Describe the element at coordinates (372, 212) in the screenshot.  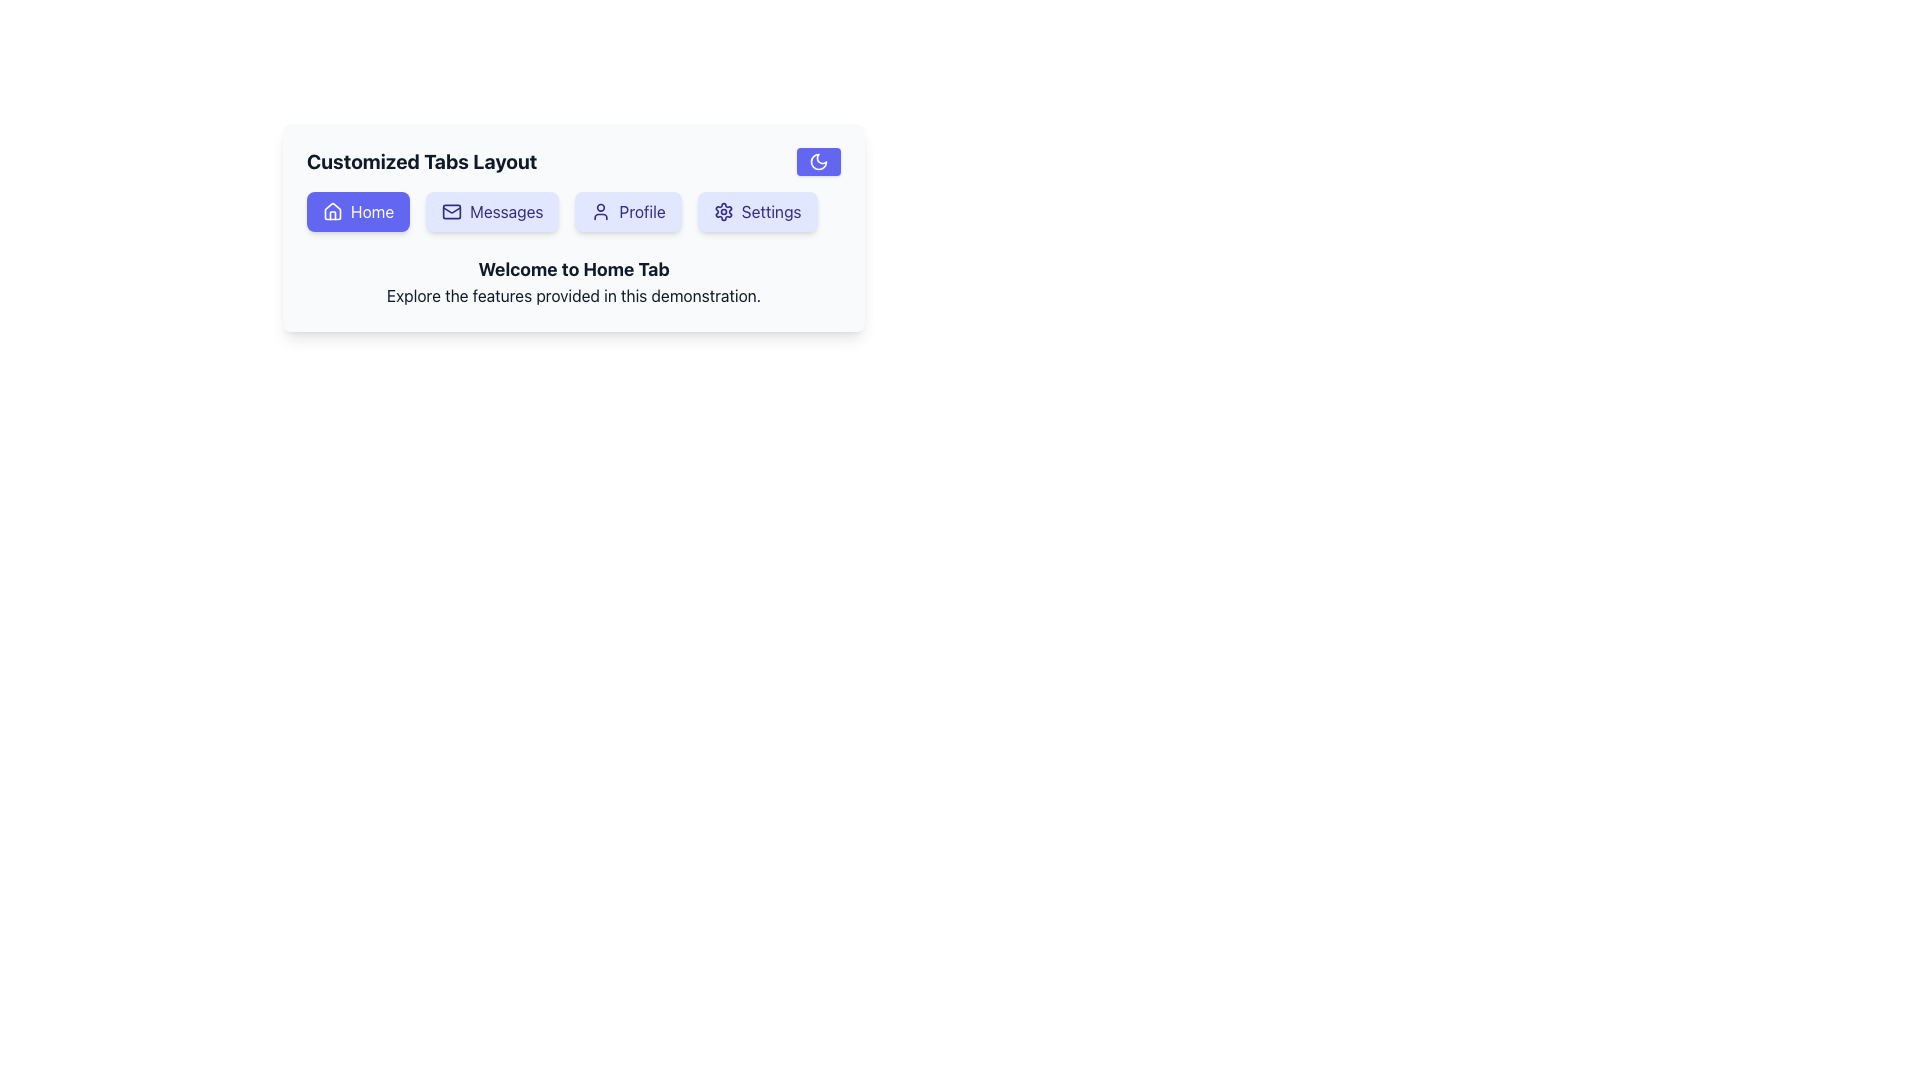
I see `the 'Home' text label, which is styled with white text on a blue background and is part of a navigation button in the top-left corner of the card section` at that location.